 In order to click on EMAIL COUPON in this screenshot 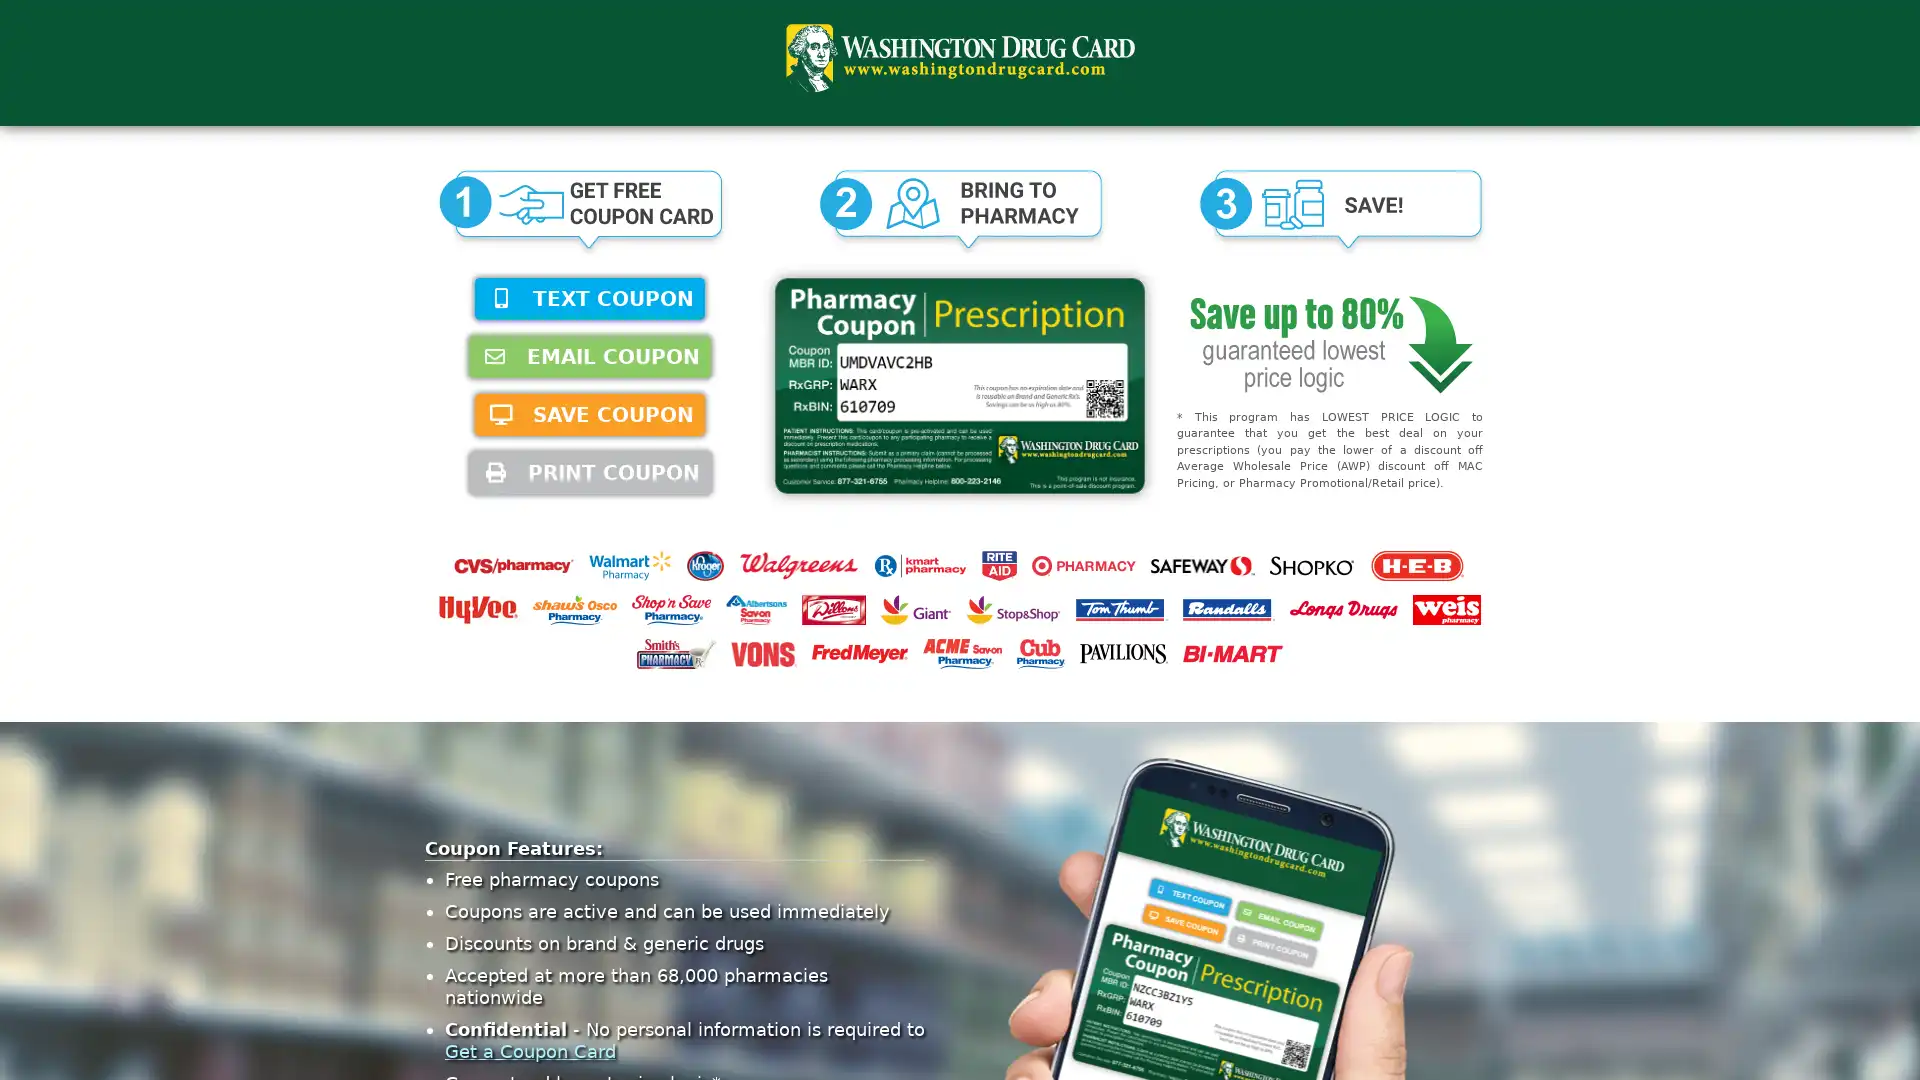, I will do `click(589, 356)`.